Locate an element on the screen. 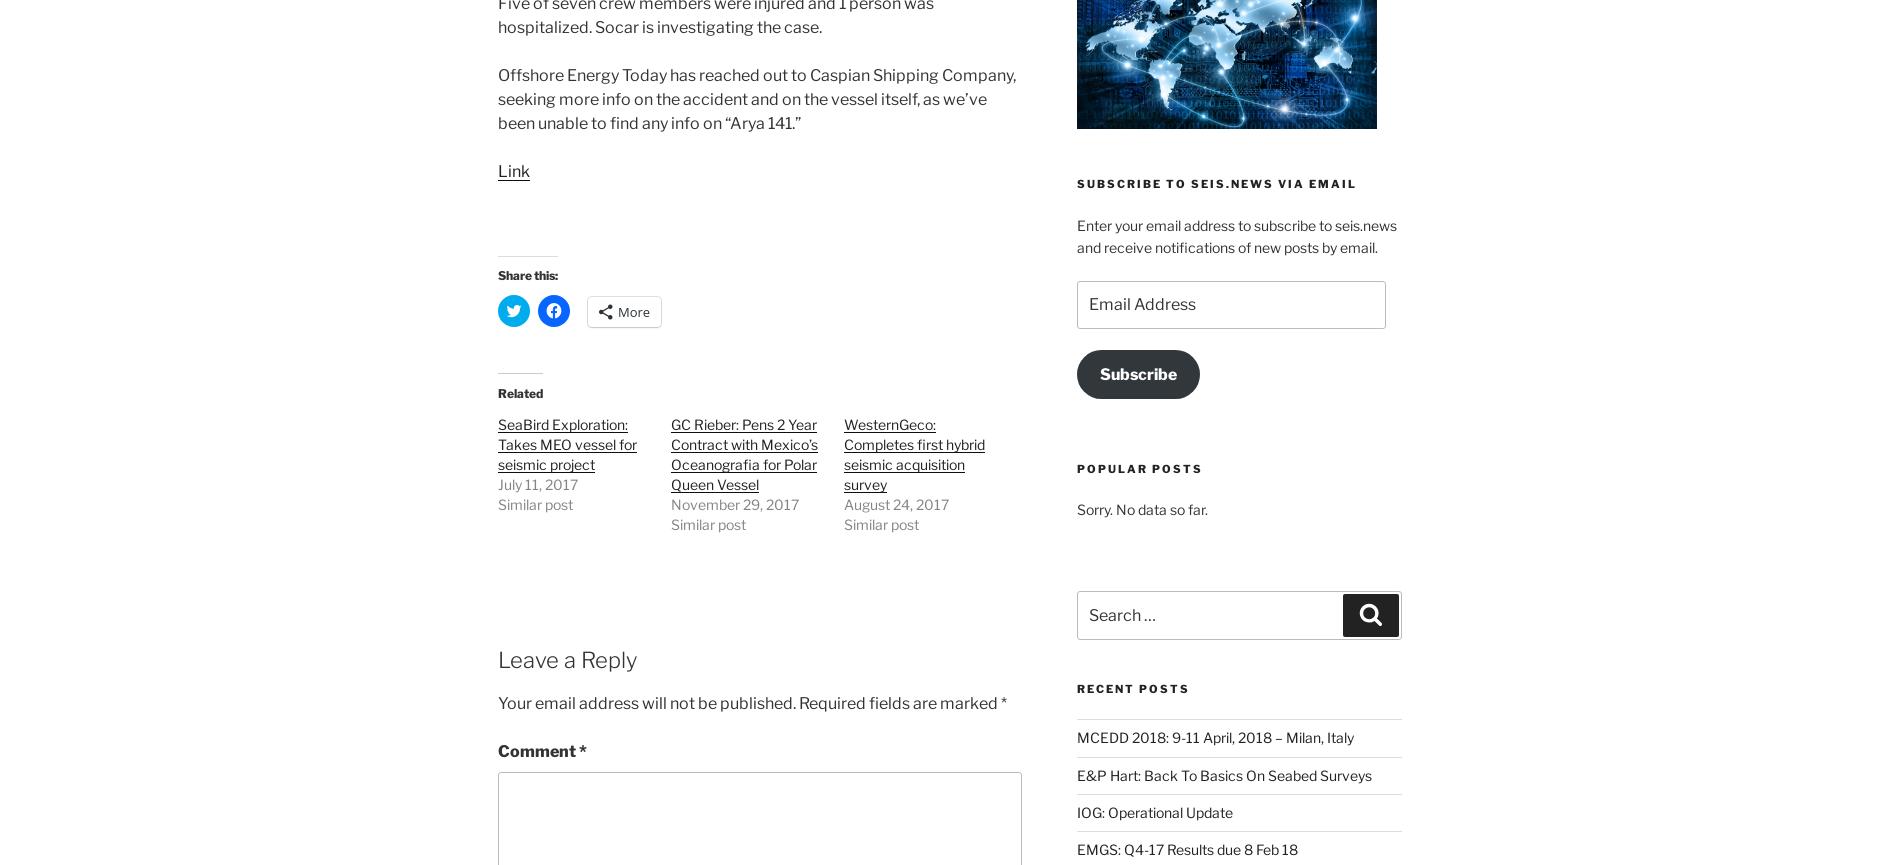 This screenshot has width=1900, height=865. 'MCEDD 2018: 9-11 April, 2018 – Milan, Italy' is located at coordinates (1213, 736).